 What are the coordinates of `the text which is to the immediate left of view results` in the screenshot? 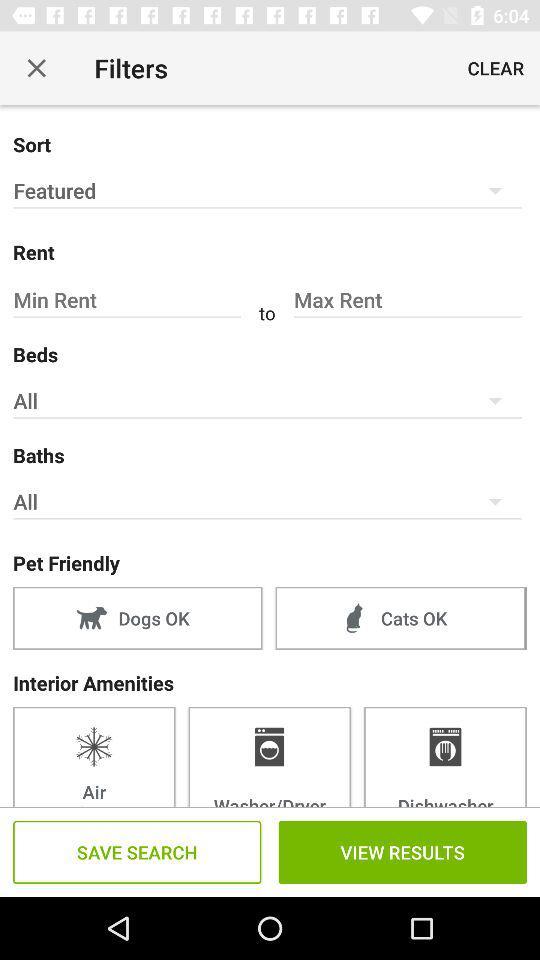 It's located at (135, 851).